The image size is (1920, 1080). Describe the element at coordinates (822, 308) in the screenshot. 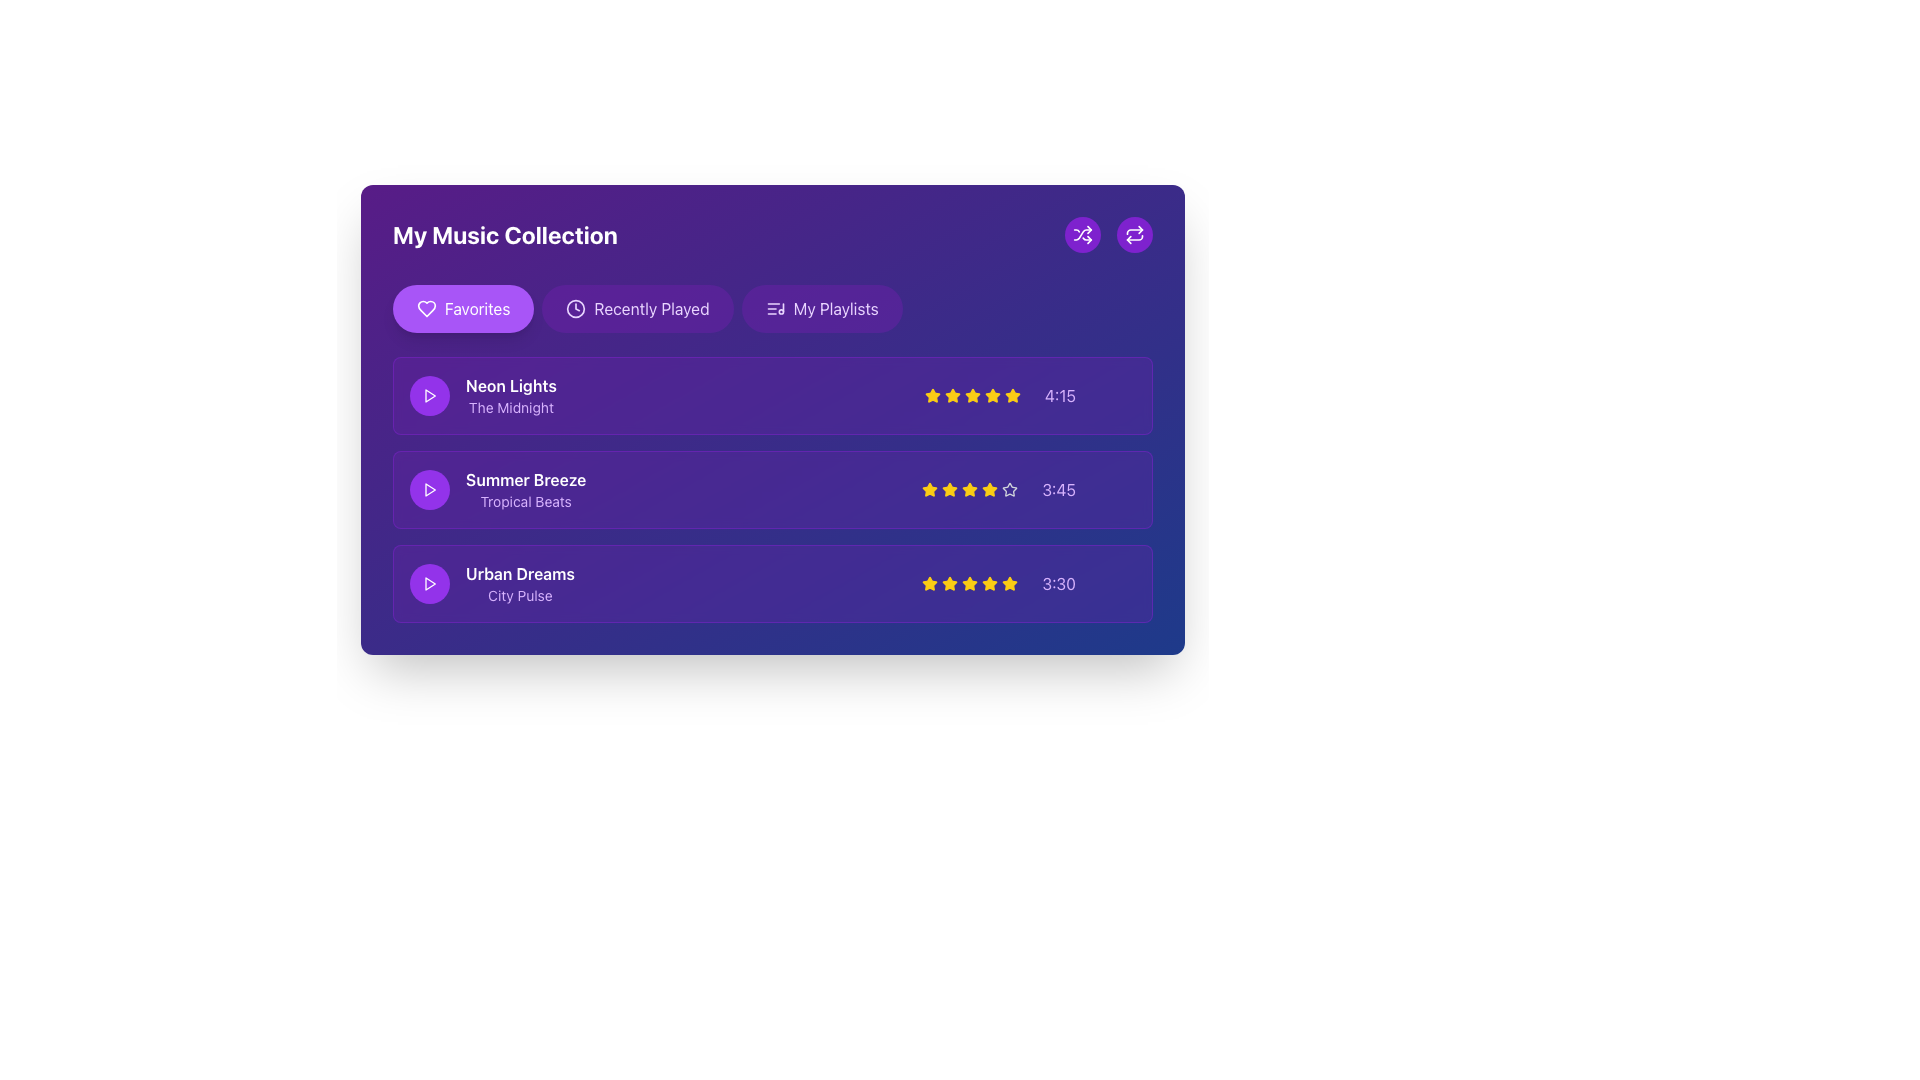

I see `the 'My Playlists' button, which has a purple rounded background and light purple text` at that location.